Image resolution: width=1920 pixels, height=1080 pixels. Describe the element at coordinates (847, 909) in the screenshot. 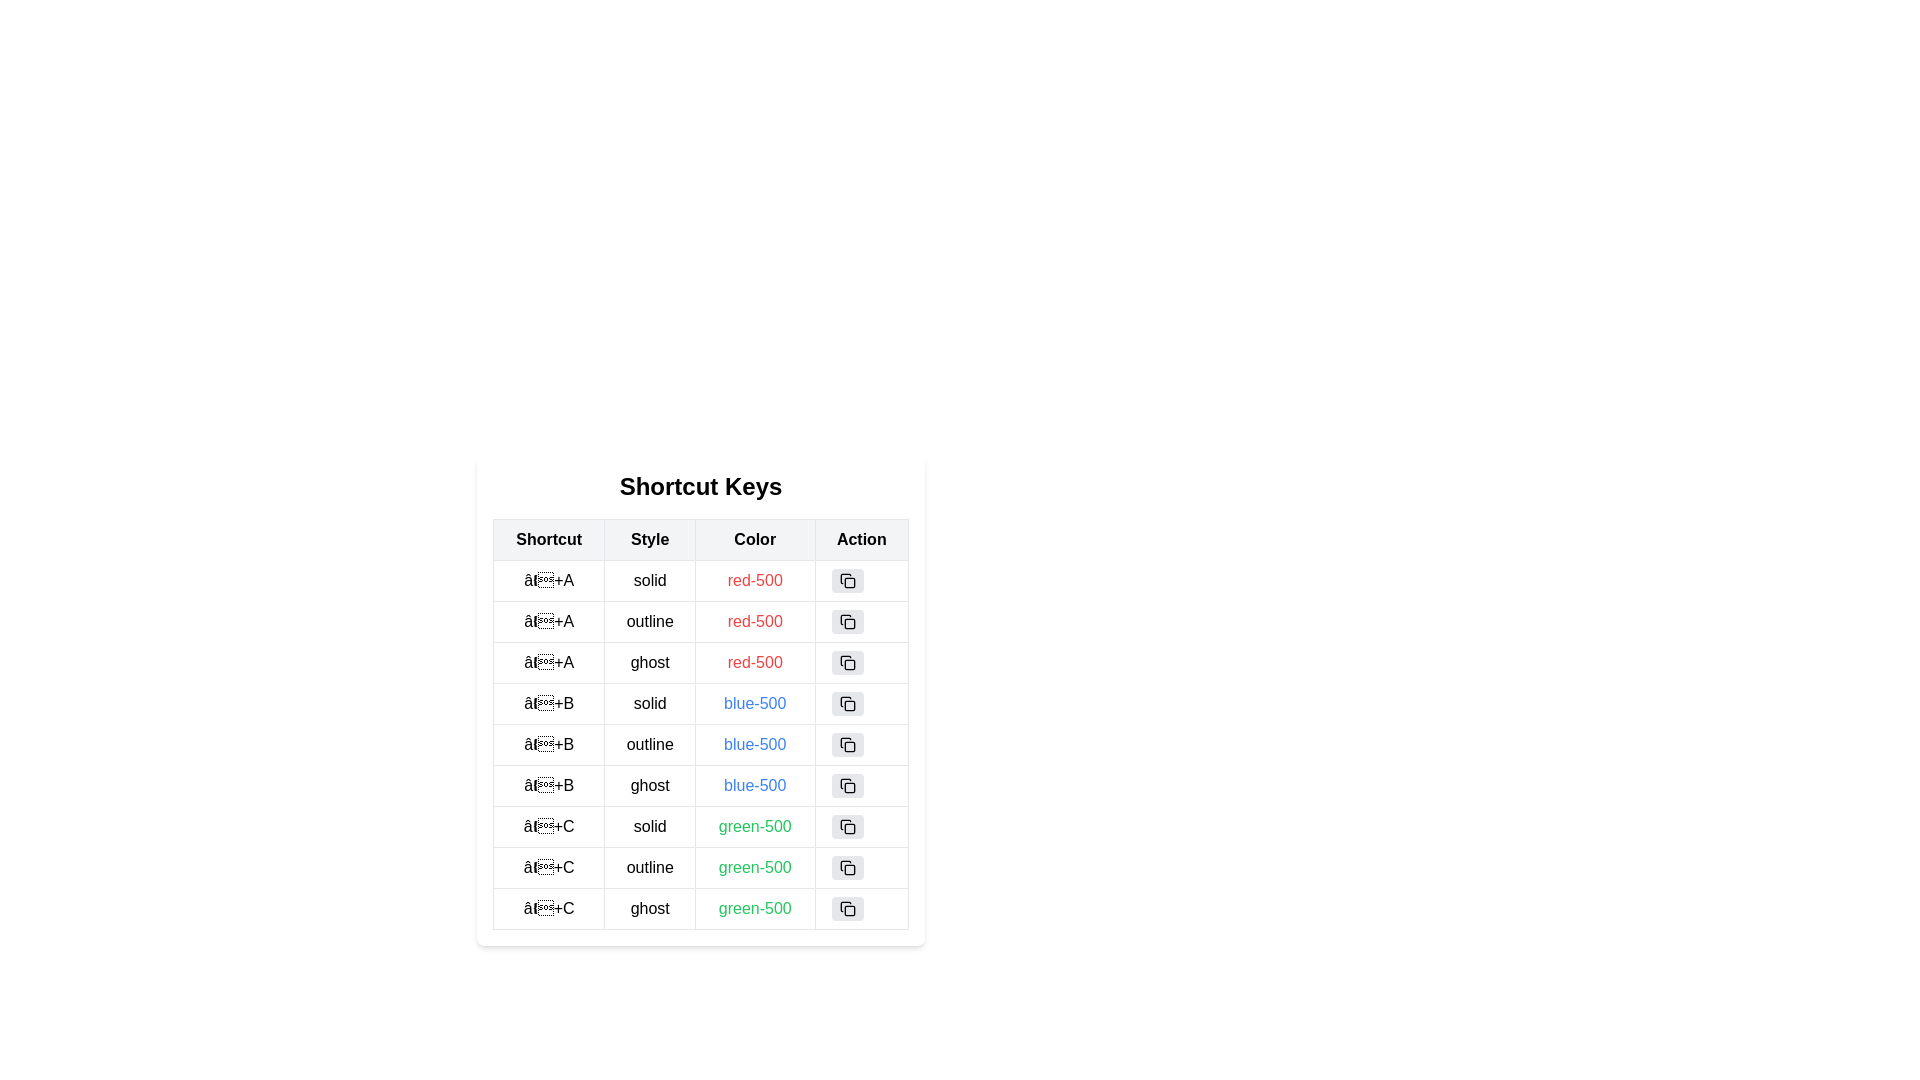

I see `the clipboard SVG icon located in the 'Action' column of the last row of the table` at that location.